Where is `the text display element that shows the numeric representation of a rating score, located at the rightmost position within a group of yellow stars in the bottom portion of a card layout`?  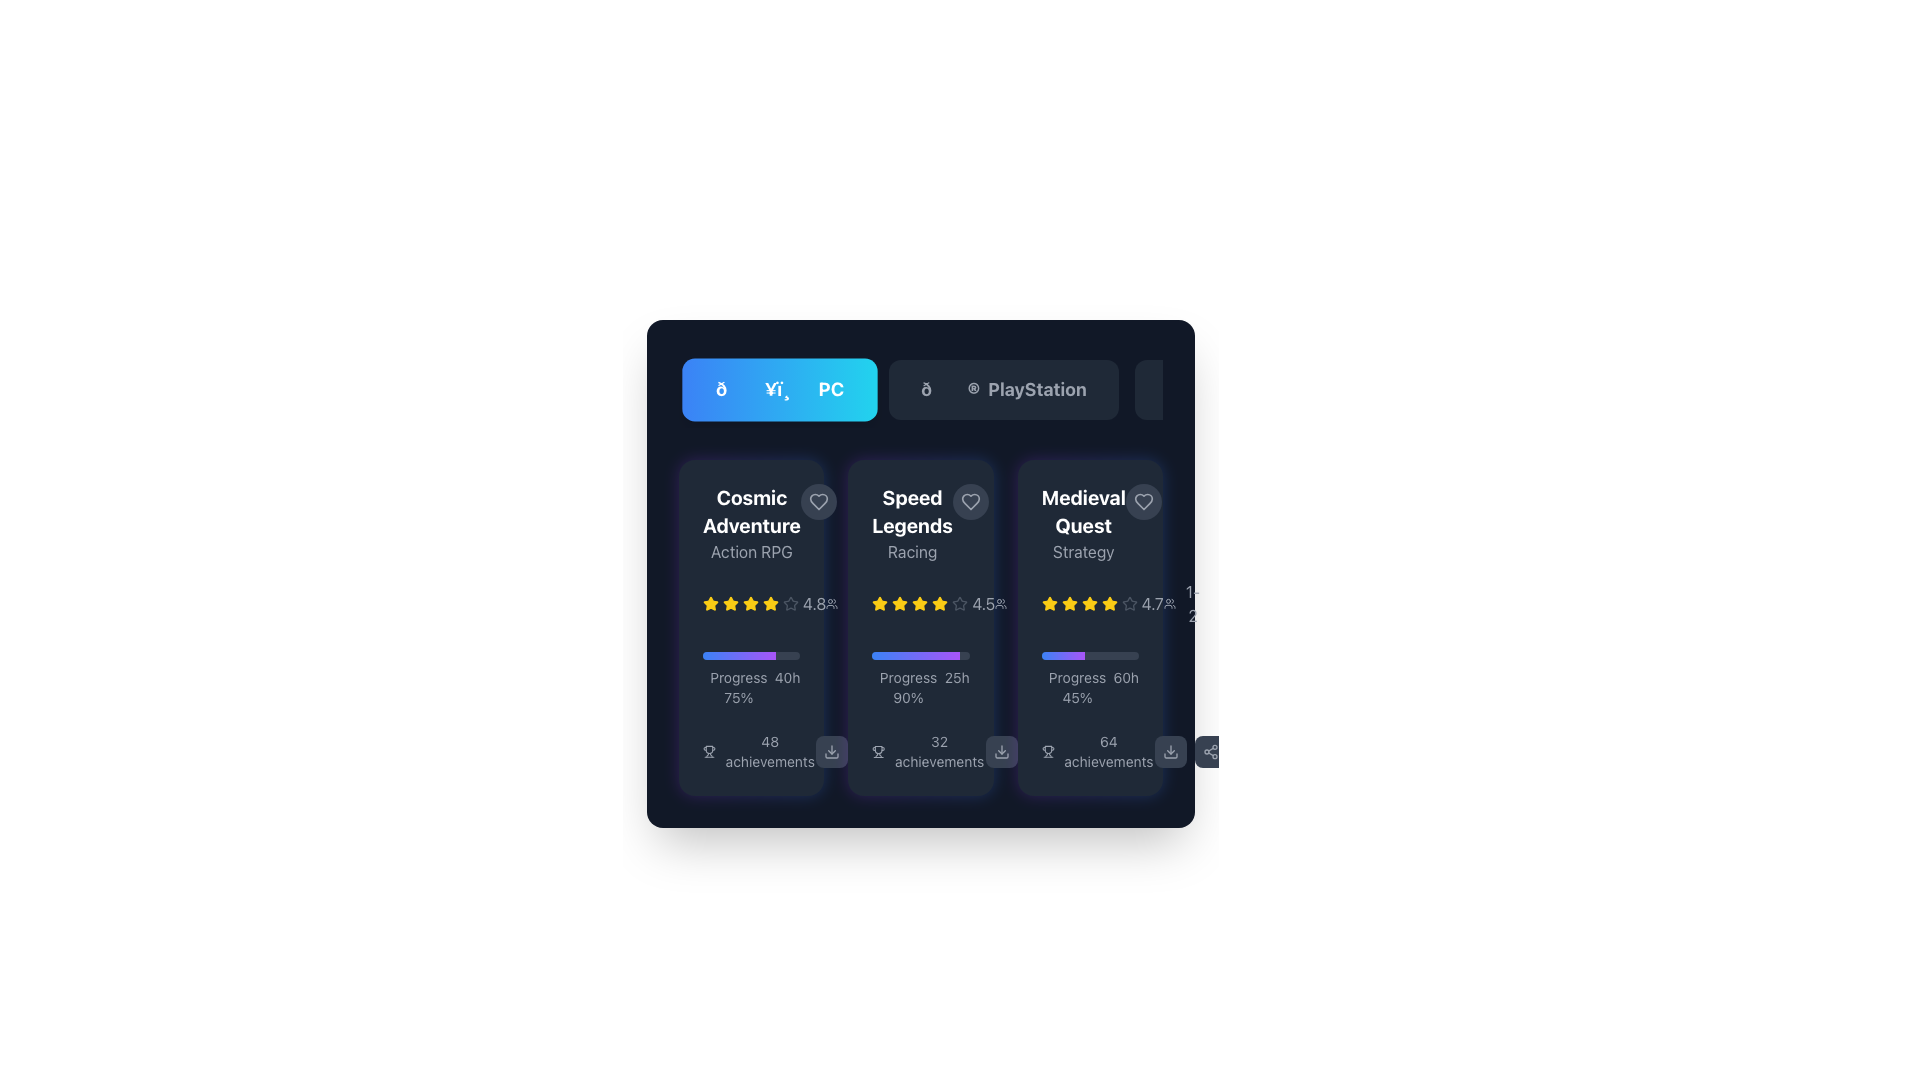
the text display element that shows the numeric representation of a rating score, located at the rightmost position within a group of yellow stars in the bottom portion of a card layout is located at coordinates (814, 603).